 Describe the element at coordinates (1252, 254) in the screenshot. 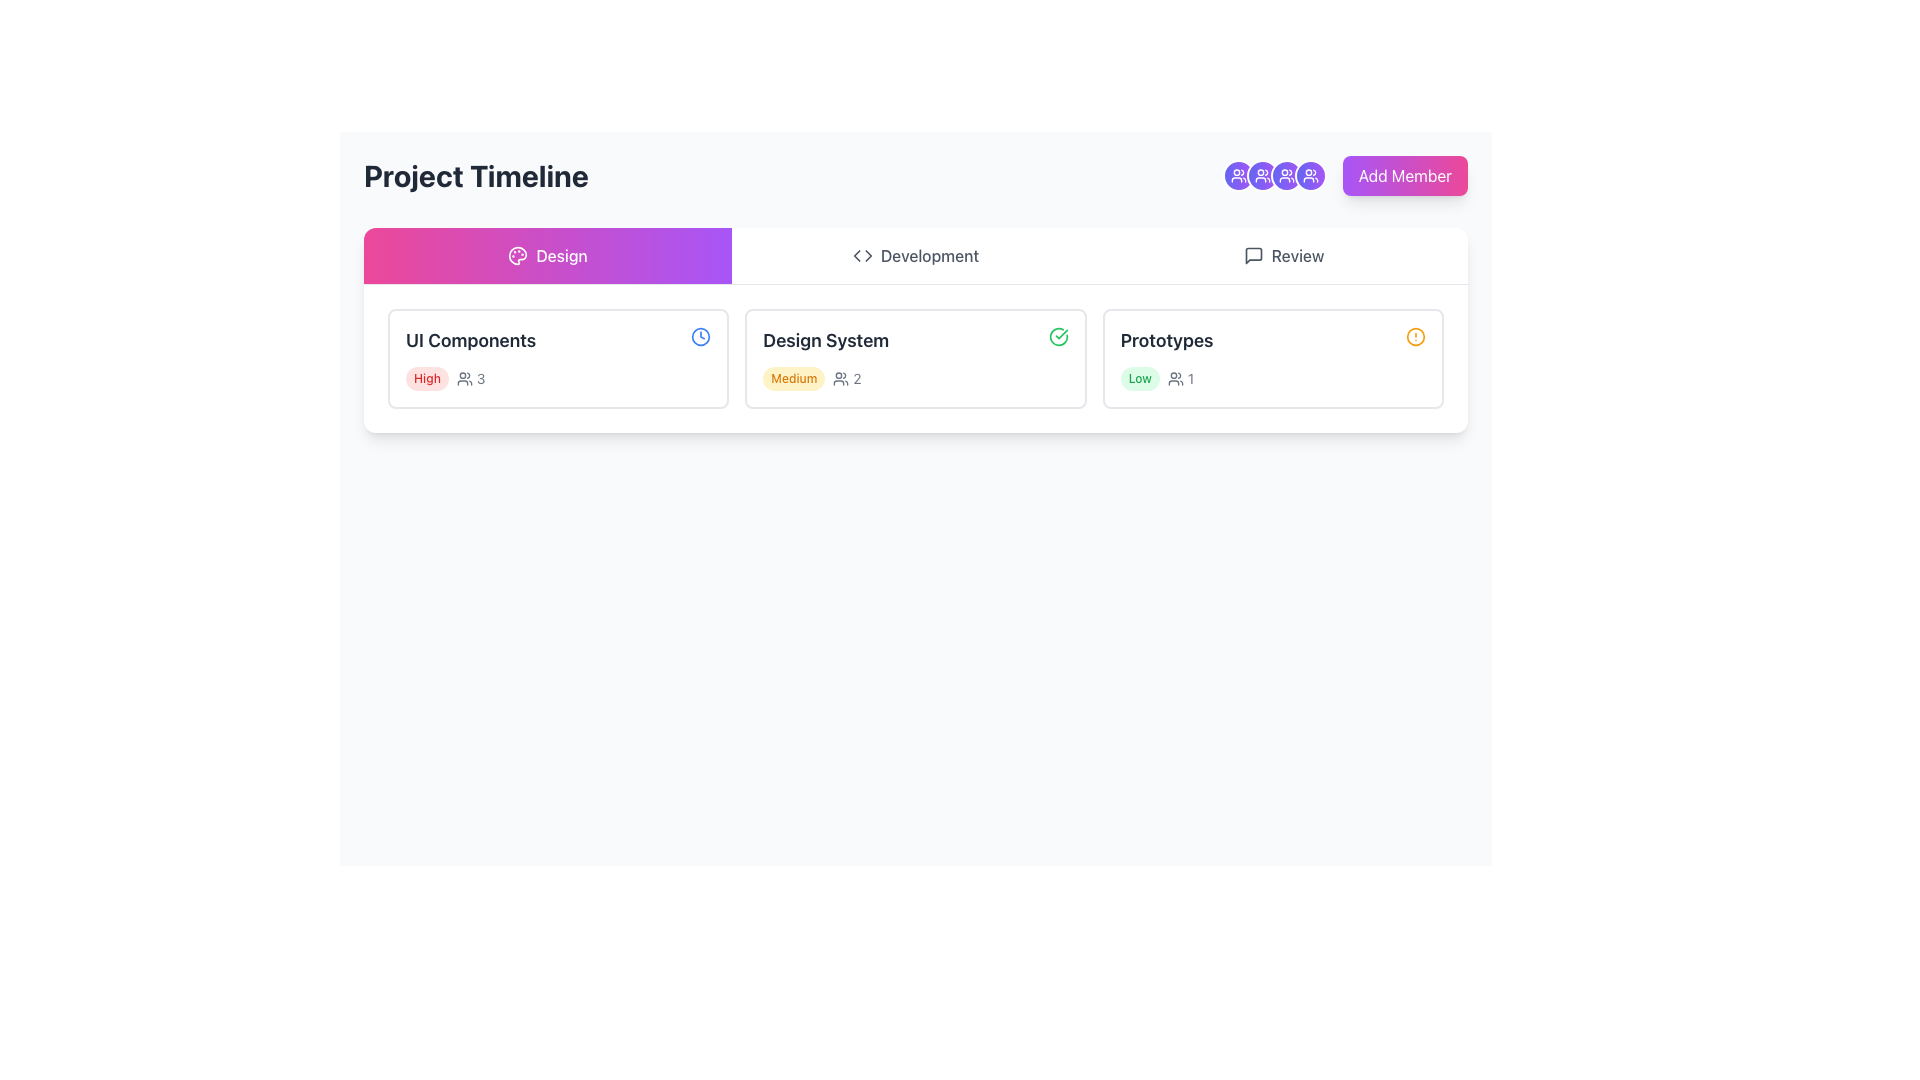

I see `the square speech bubble icon representing messages or comments, located near the top right of the interface, associated with the 'Review' tab heading` at that location.